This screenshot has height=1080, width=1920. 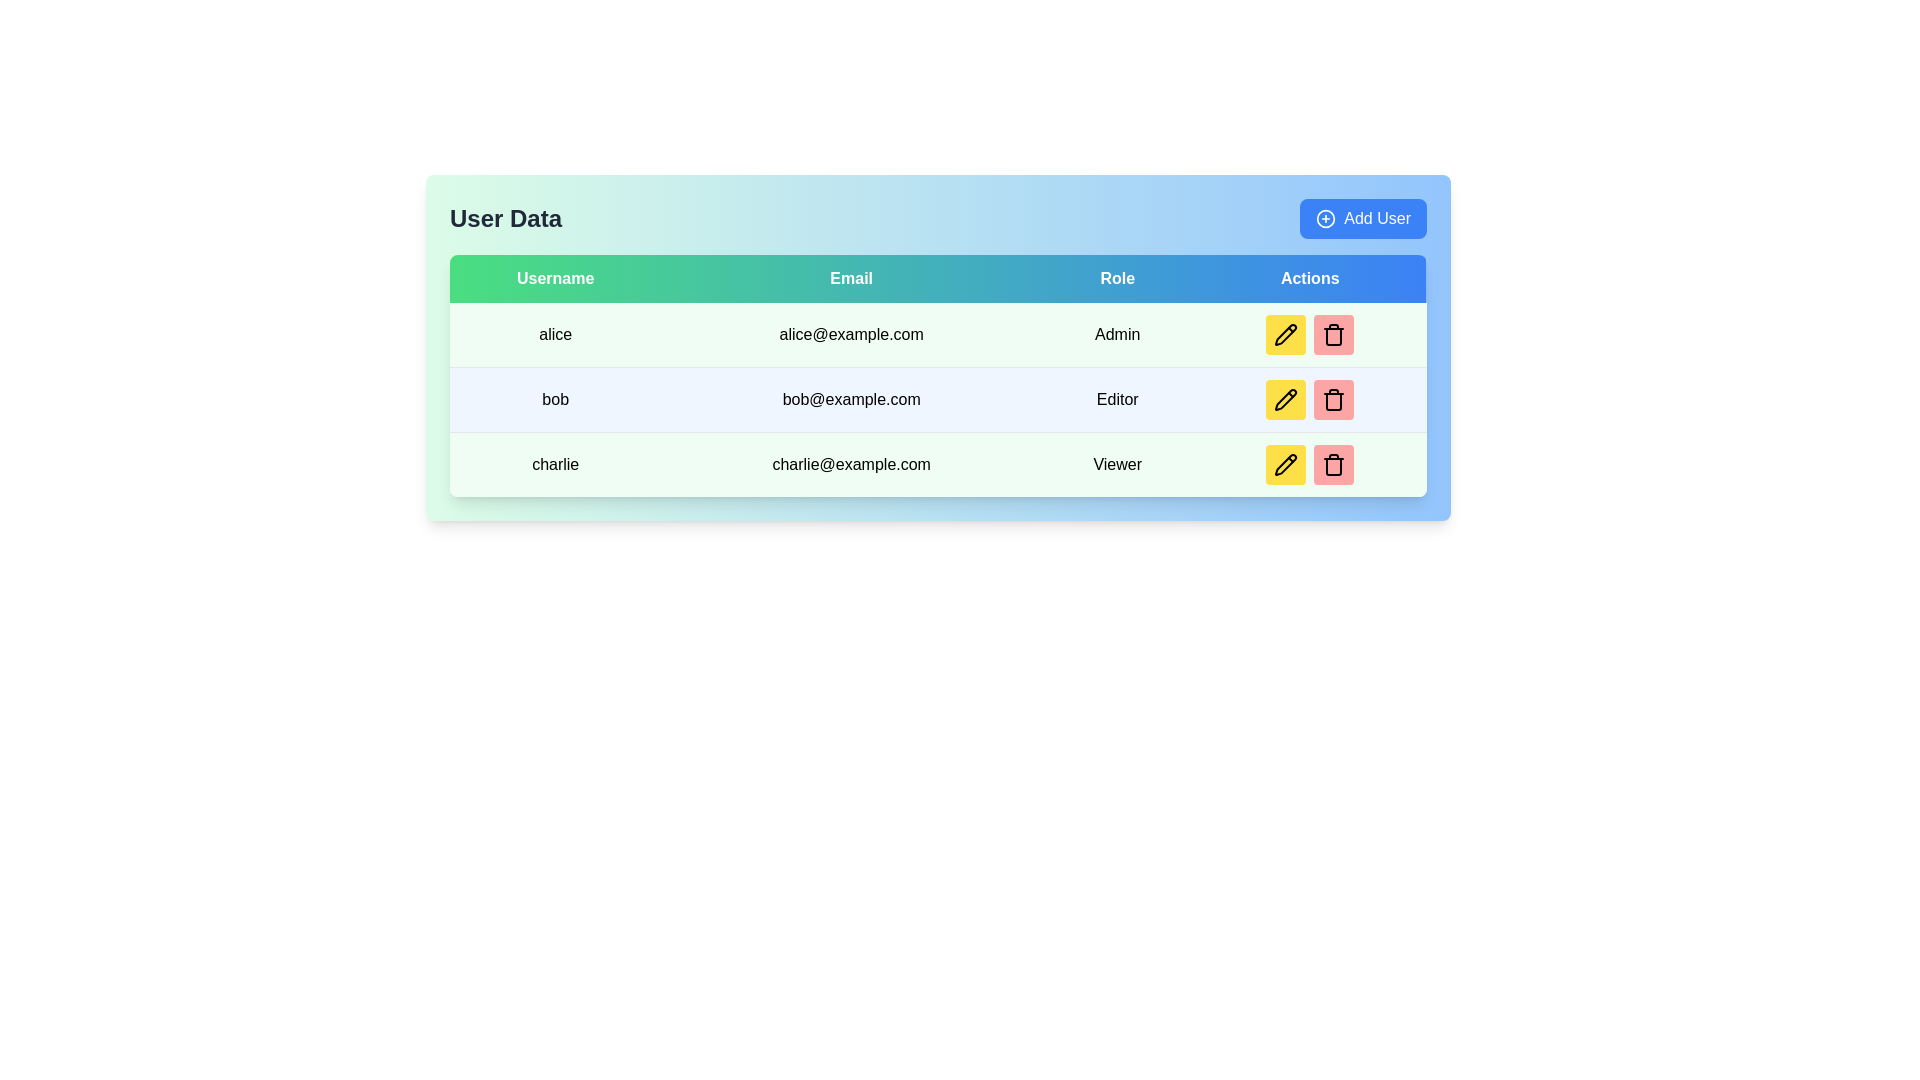 I want to click on the pencil-shaped icon with a yellow background and black outlines located in the last column of the first row of the table, so click(x=1286, y=334).